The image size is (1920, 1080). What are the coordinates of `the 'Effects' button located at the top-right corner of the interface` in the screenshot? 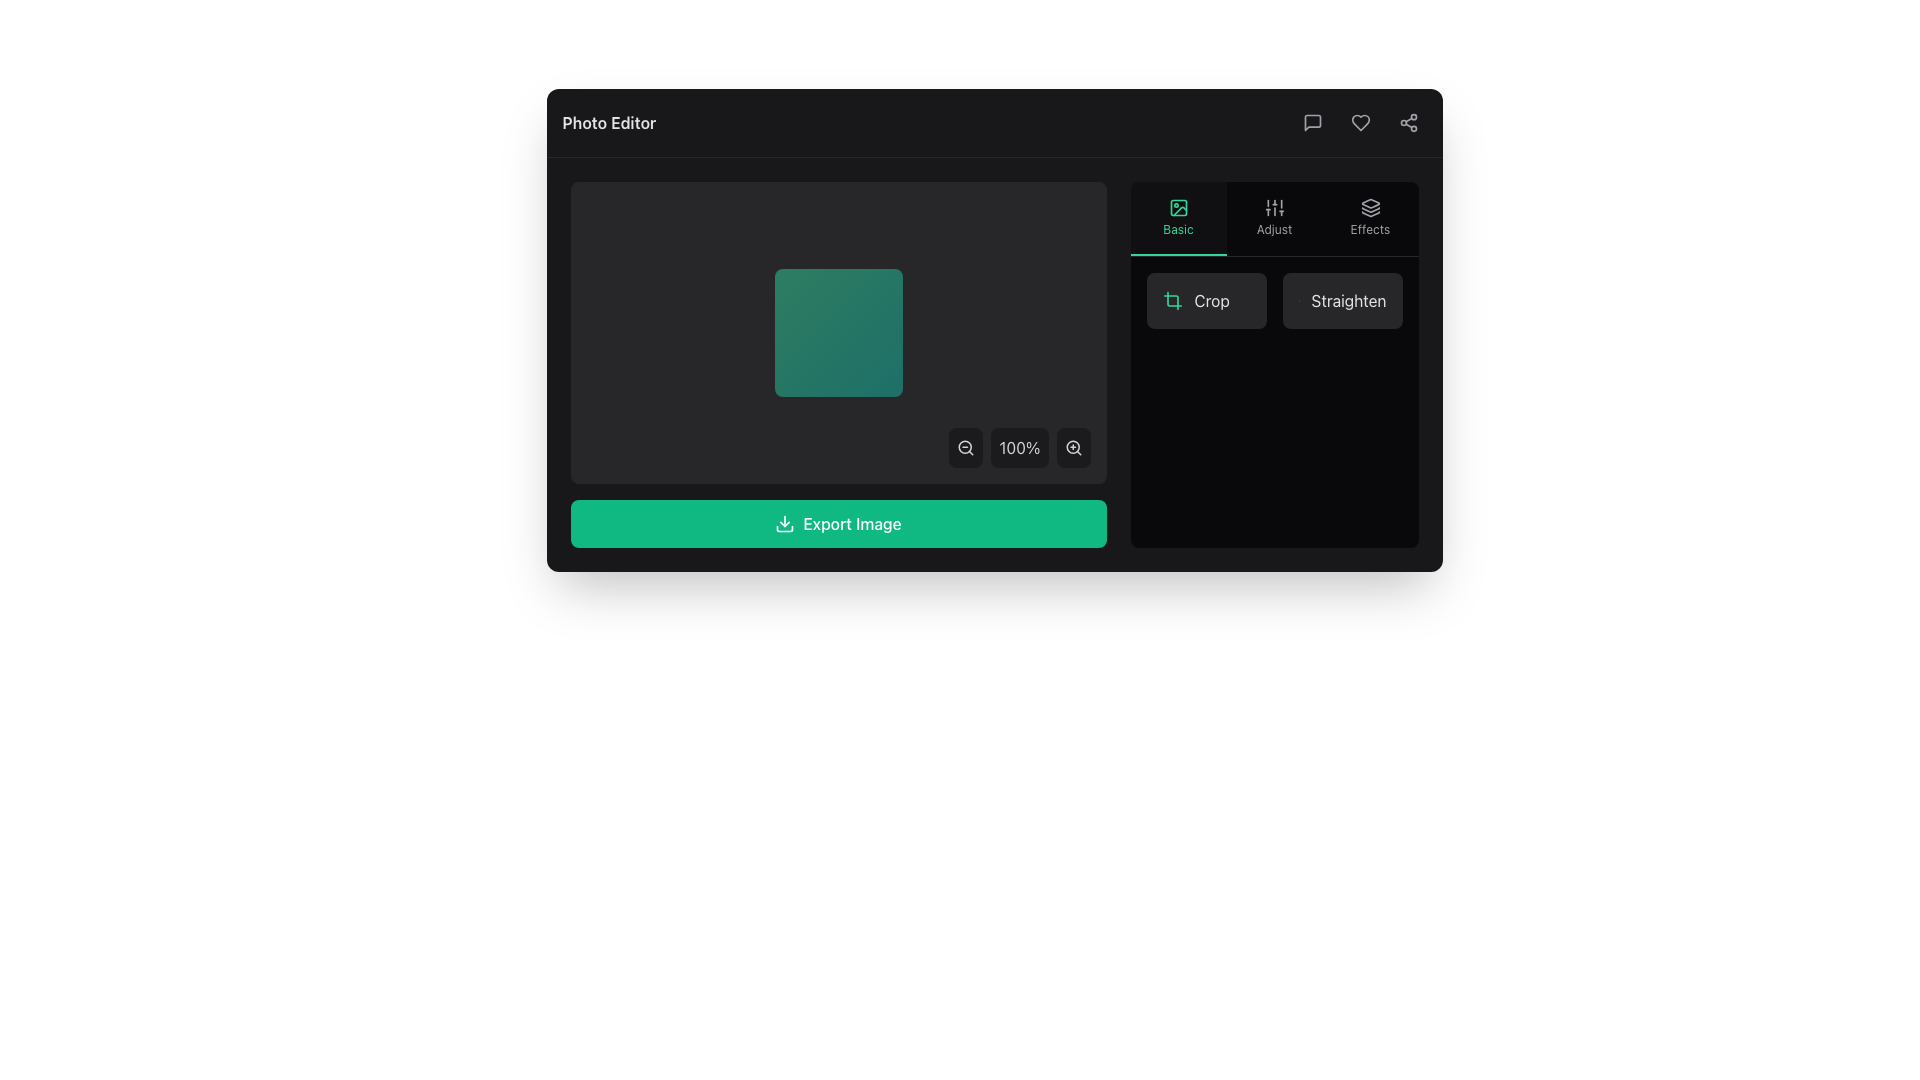 It's located at (1369, 219).